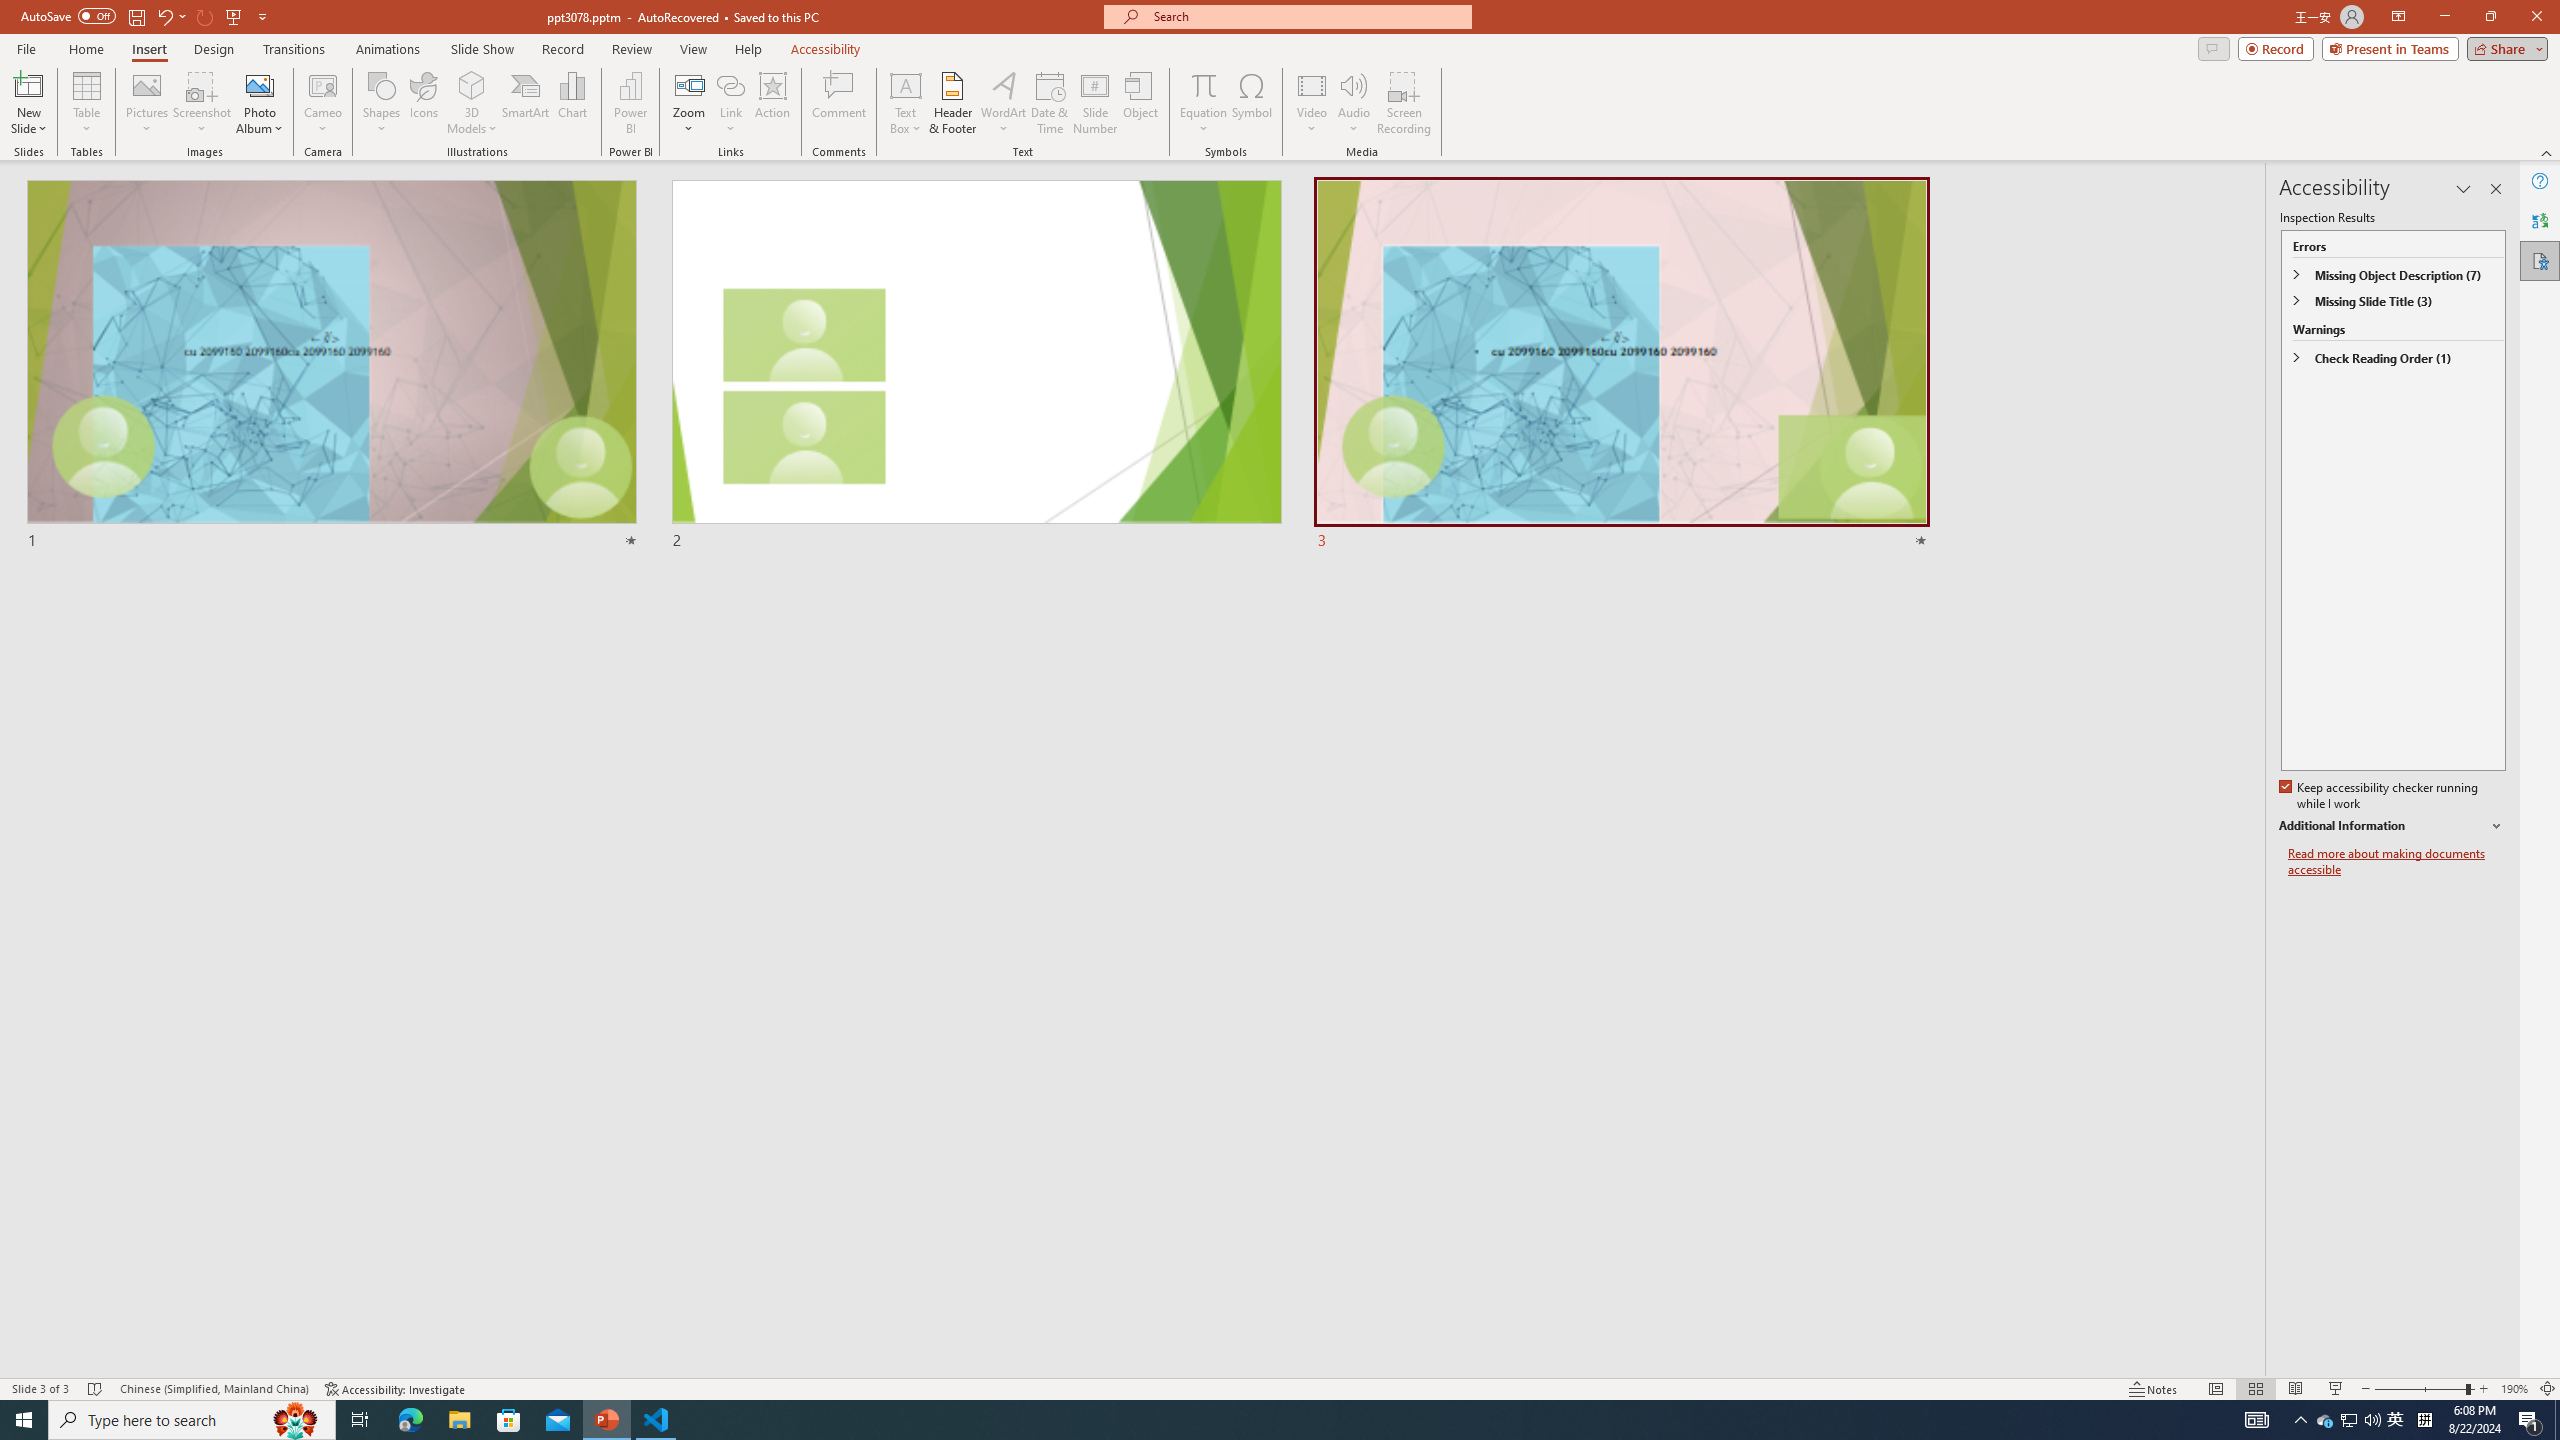 The width and height of the screenshot is (2560, 1440). What do you see at coordinates (1002, 103) in the screenshot?
I see `'WordArt'` at bounding box center [1002, 103].